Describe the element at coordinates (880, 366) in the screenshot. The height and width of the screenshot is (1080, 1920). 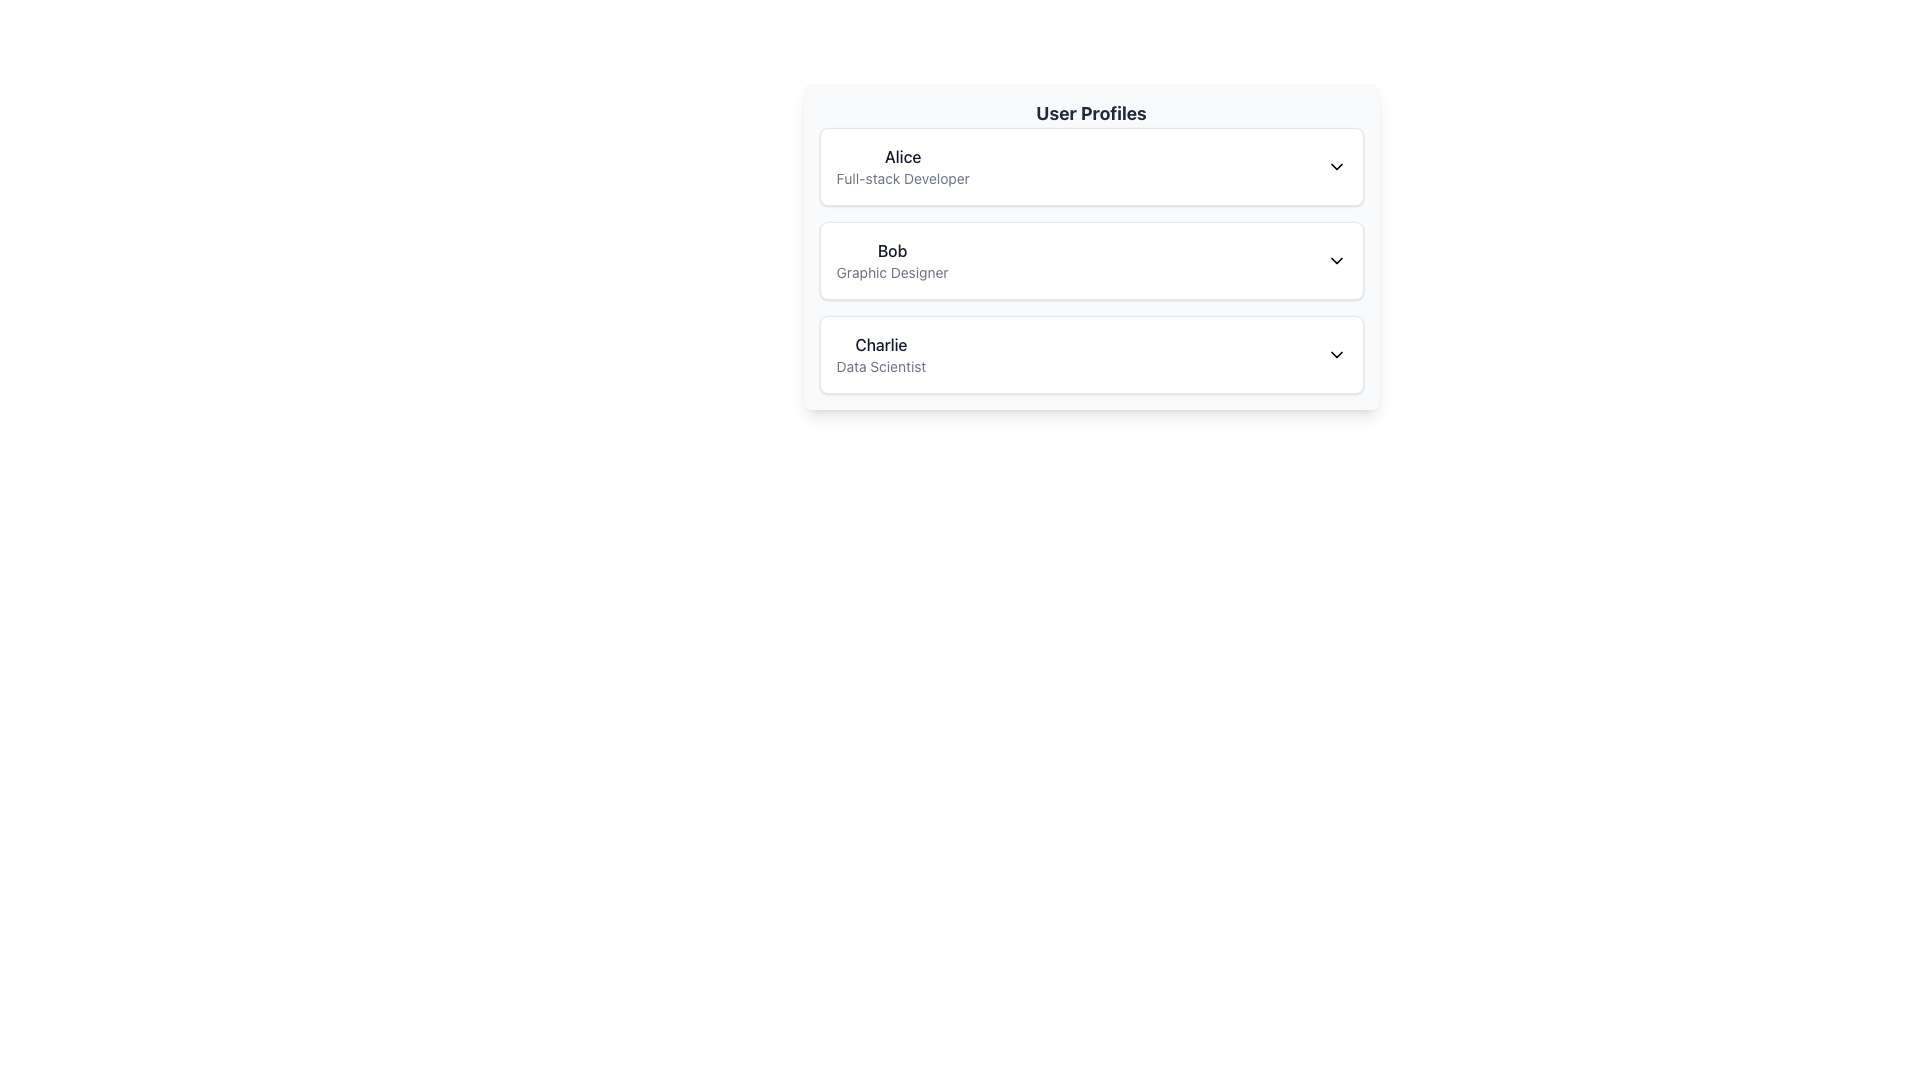
I see `the 'Data Scientist' text label located beneath the name 'Charlie' in the third entry of the 'User Profiles' list` at that location.